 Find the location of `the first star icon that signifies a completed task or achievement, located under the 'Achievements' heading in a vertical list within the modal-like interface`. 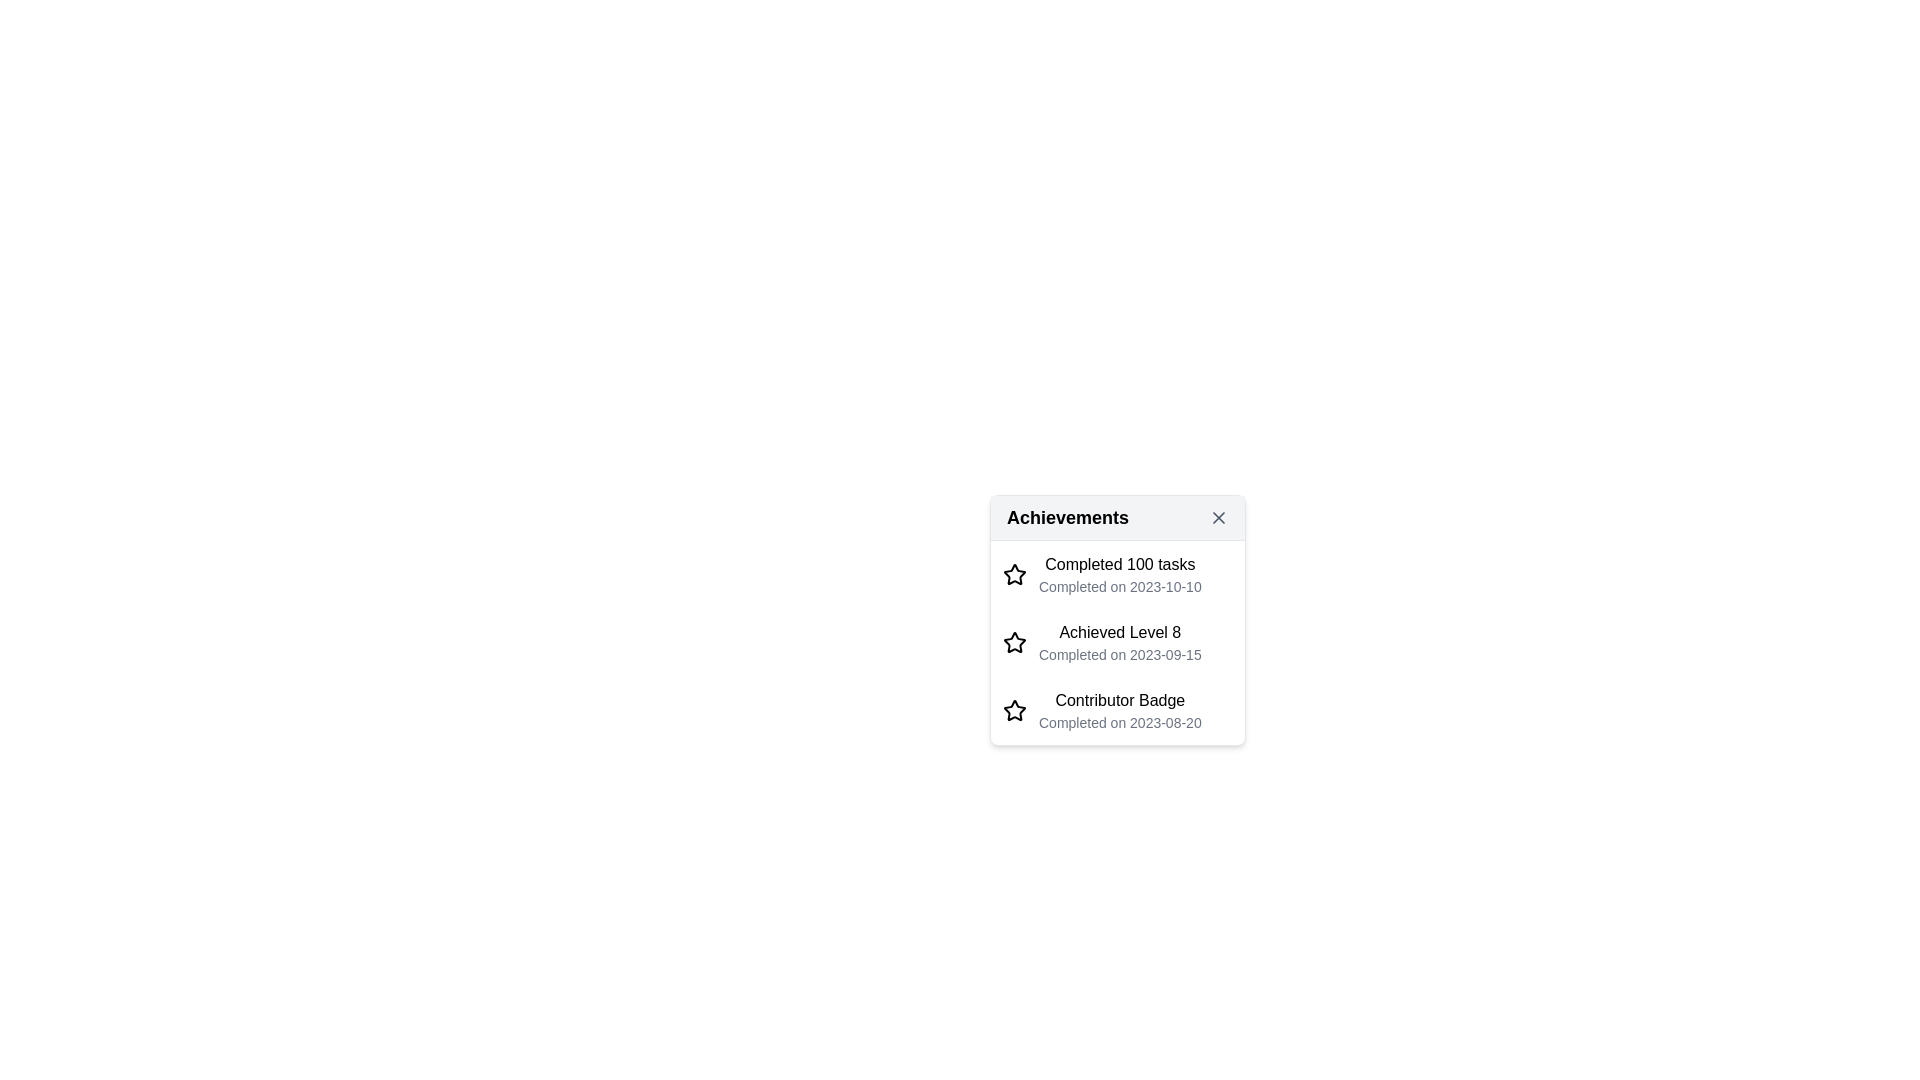

the first star icon that signifies a completed task or achievement, located under the 'Achievements' heading in a vertical list within the modal-like interface is located at coordinates (1014, 574).